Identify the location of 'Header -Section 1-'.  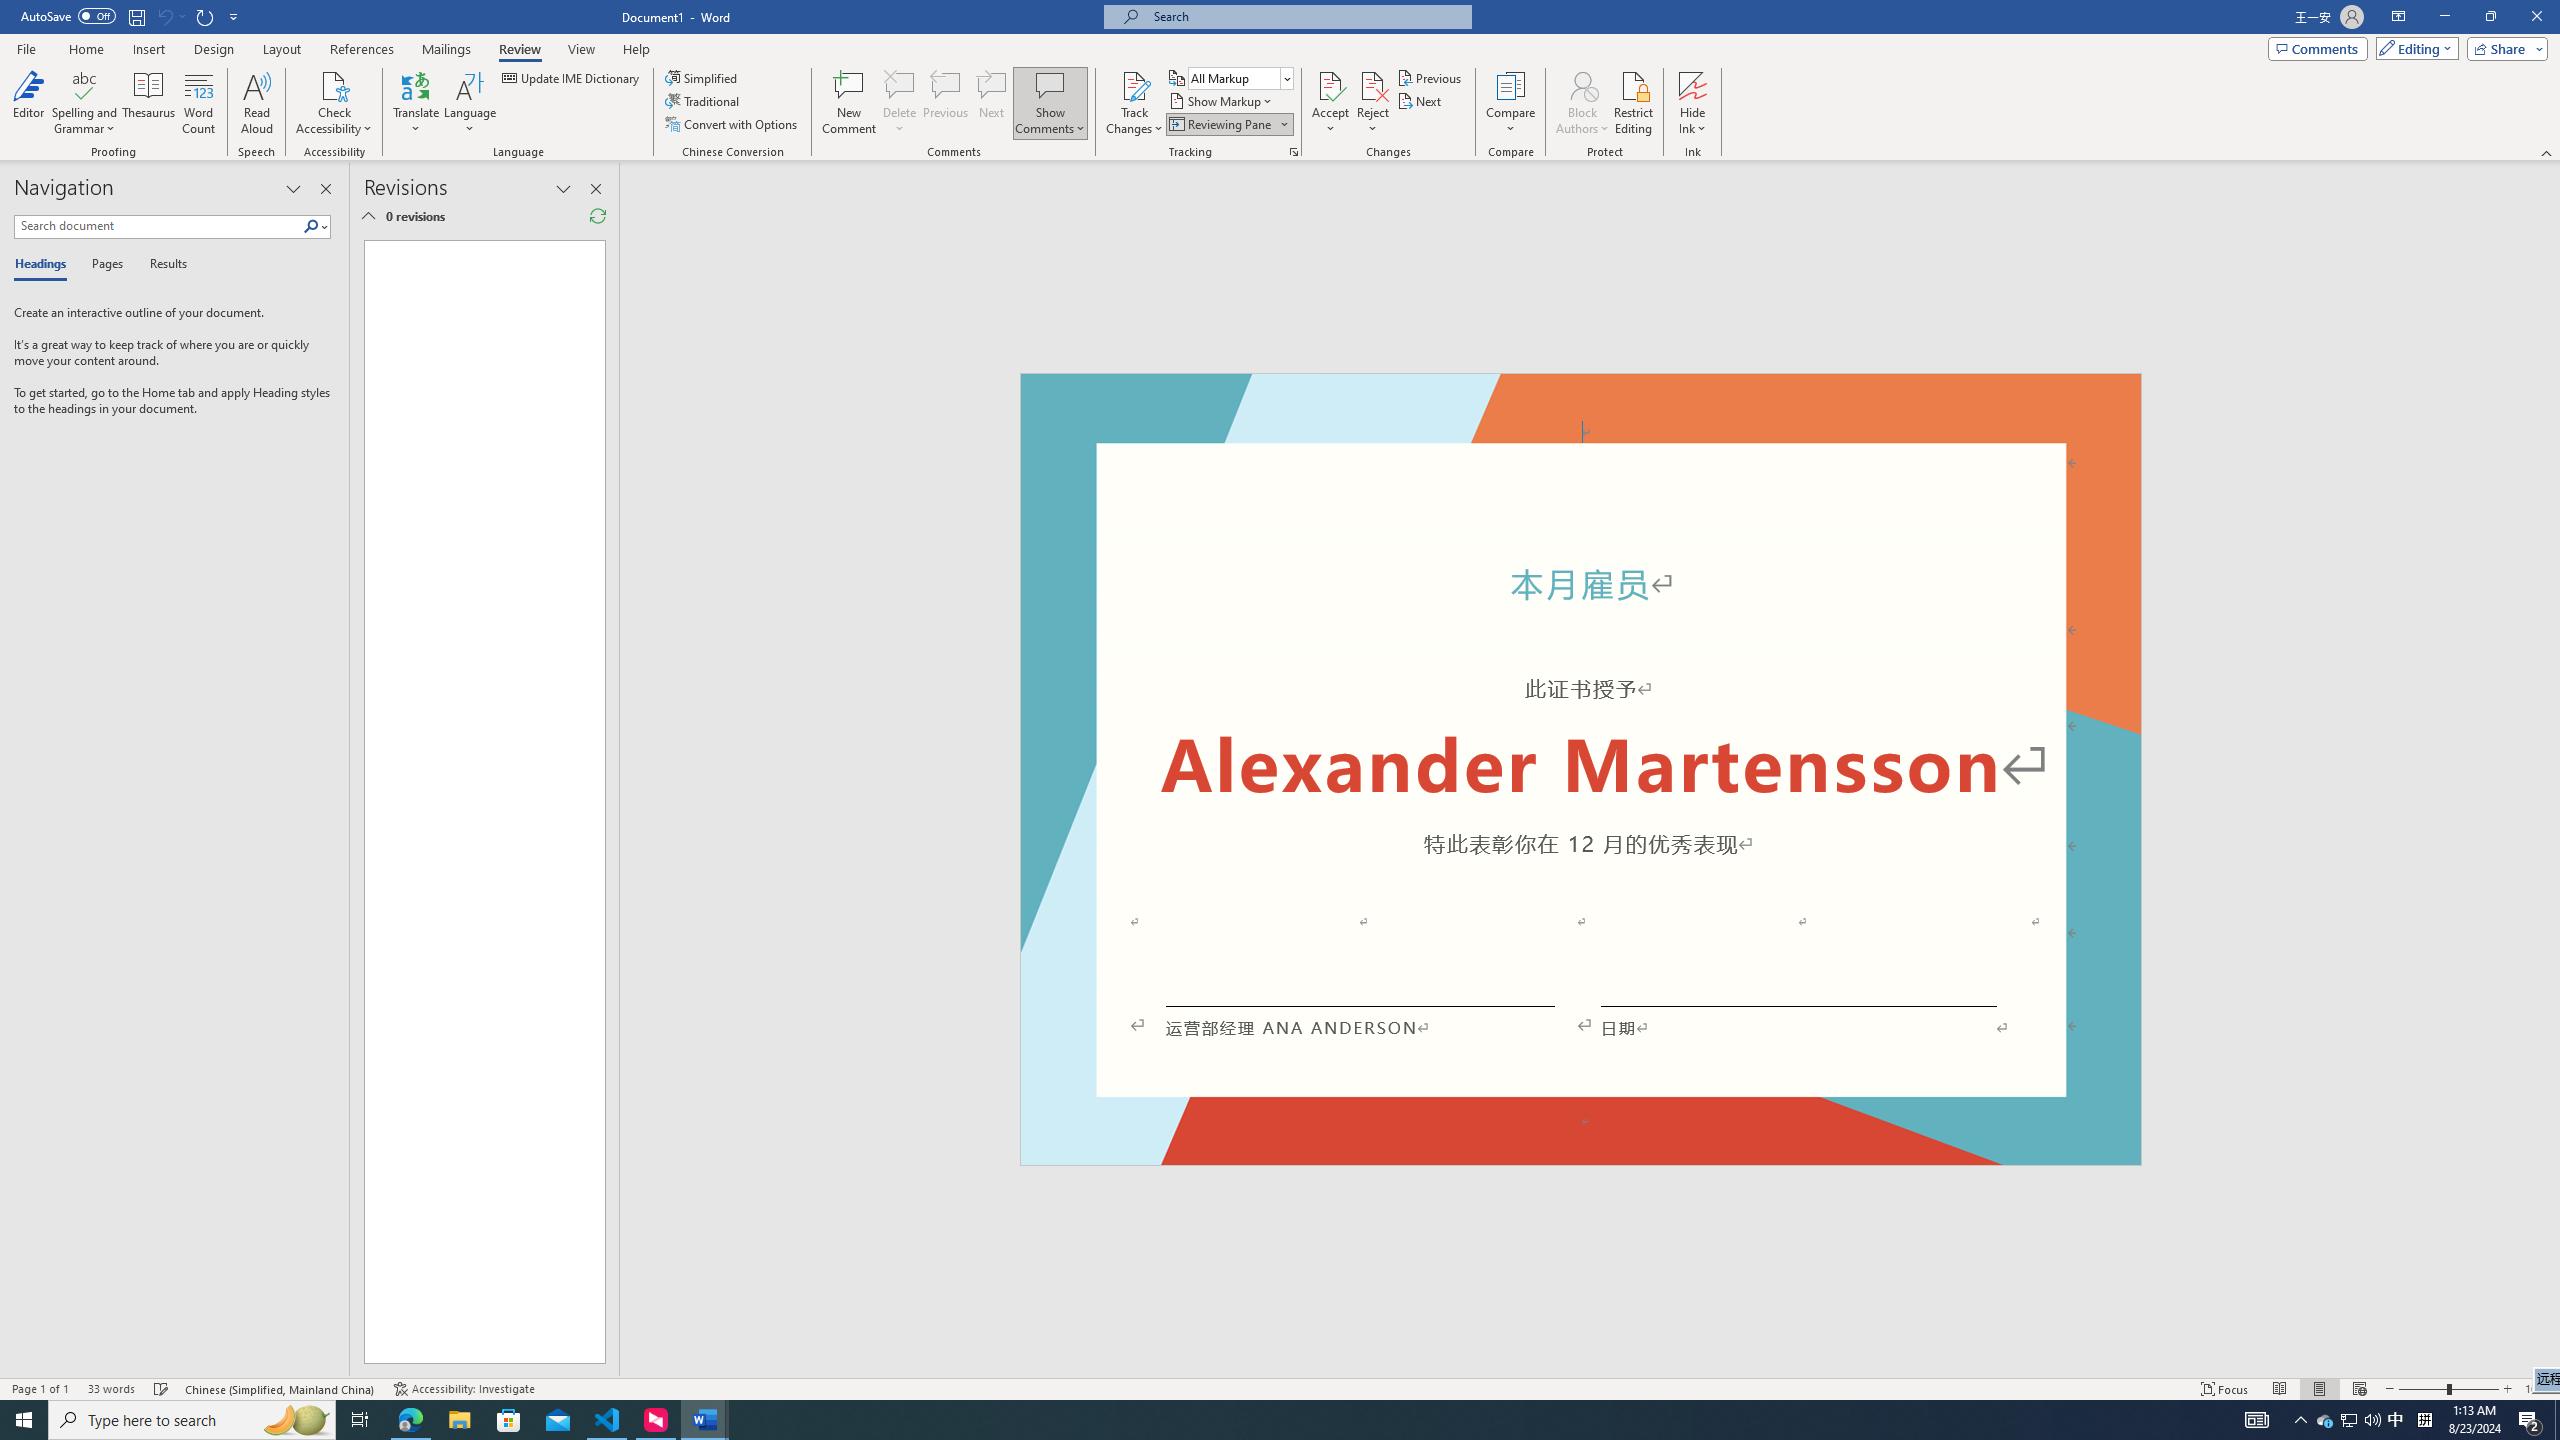
(1579, 395).